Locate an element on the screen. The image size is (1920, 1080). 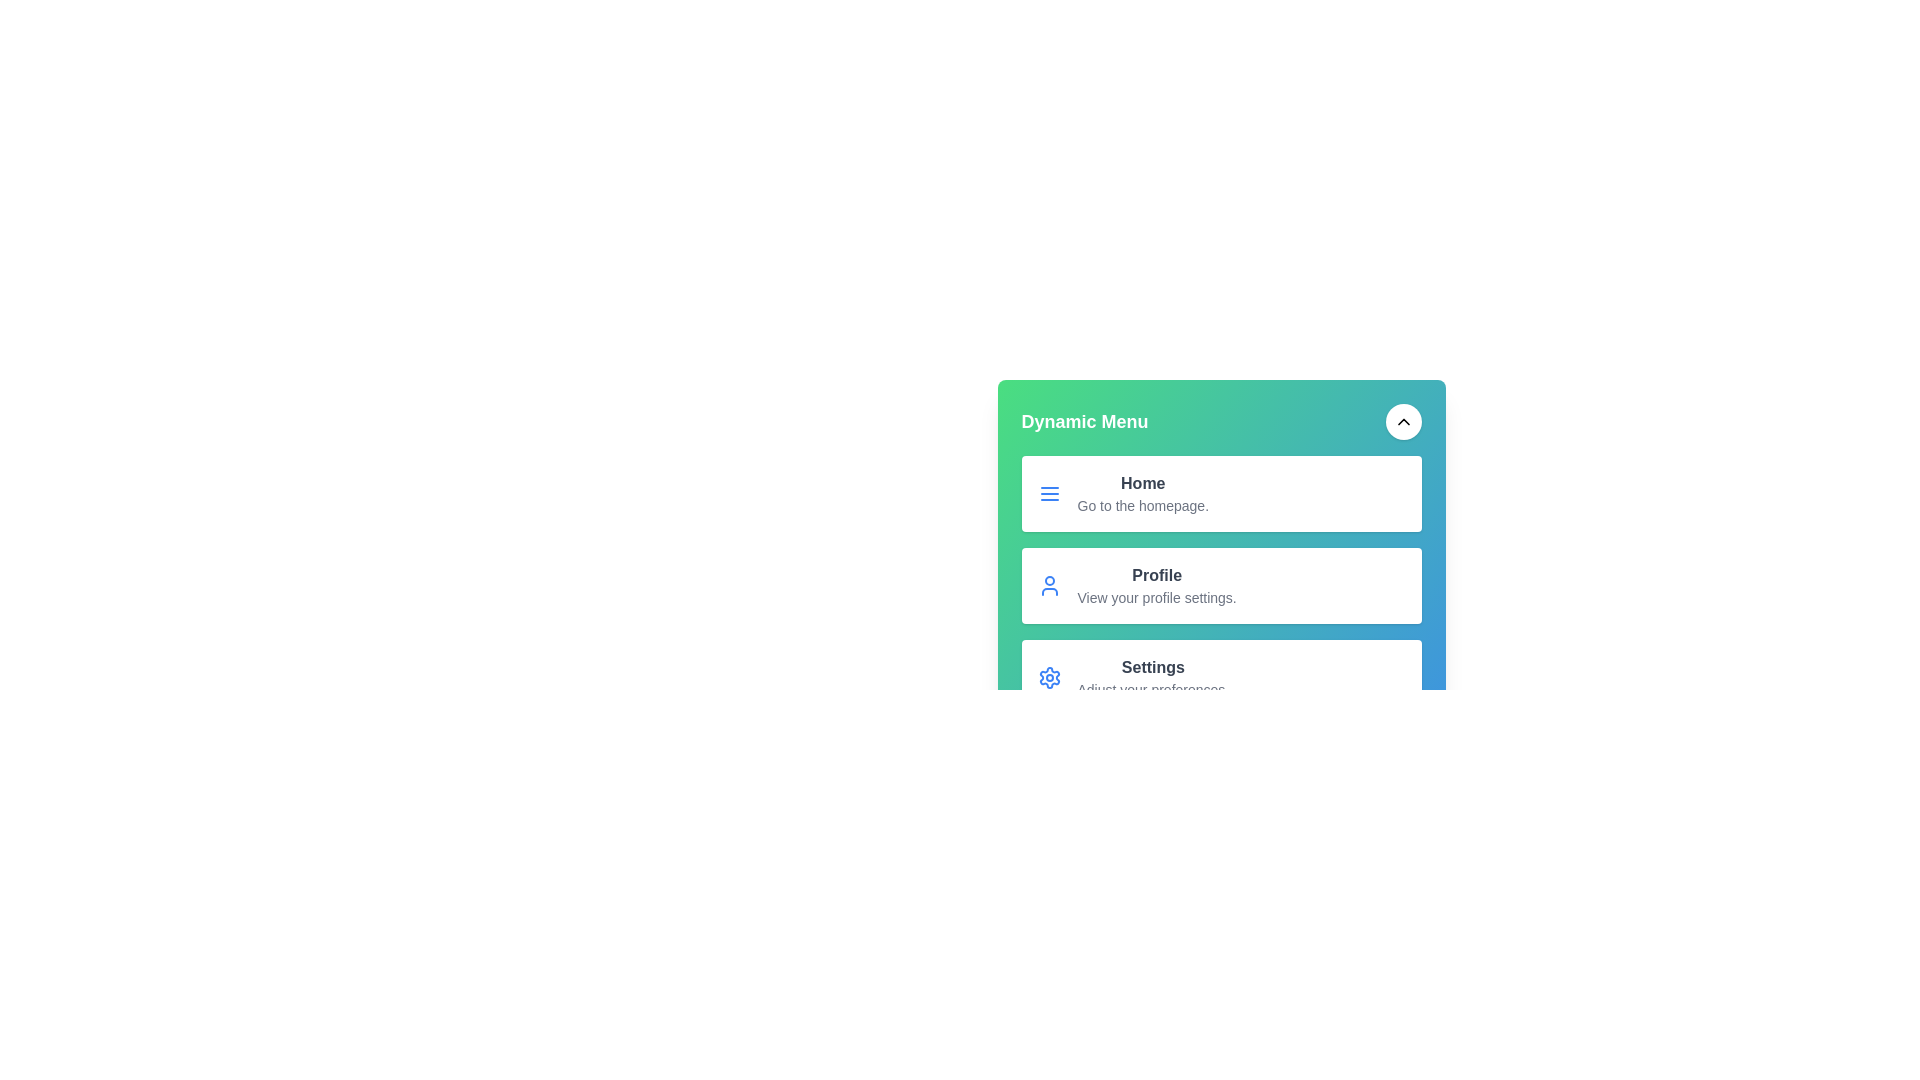
the 'Settings' text component is located at coordinates (1153, 677).